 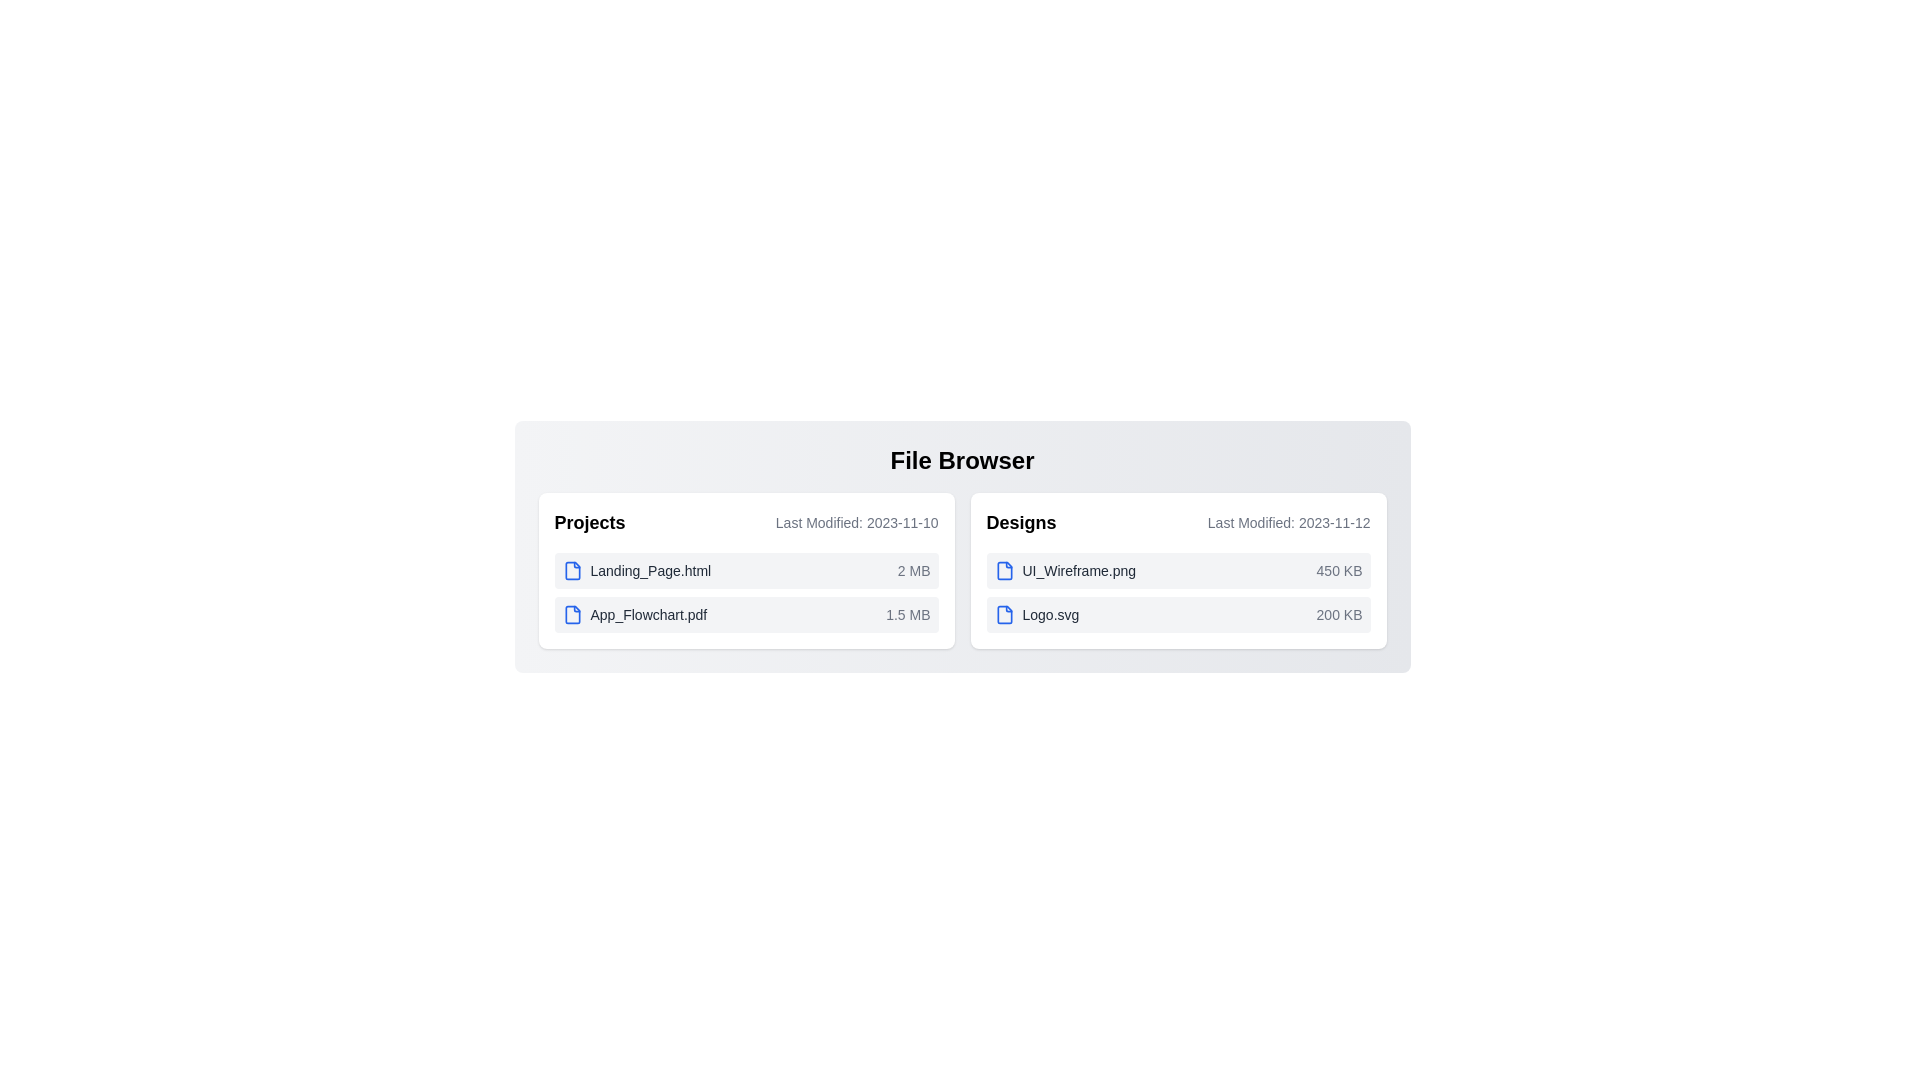 I want to click on the file entry UI_Wireframe.png to highlight it, so click(x=1178, y=570).